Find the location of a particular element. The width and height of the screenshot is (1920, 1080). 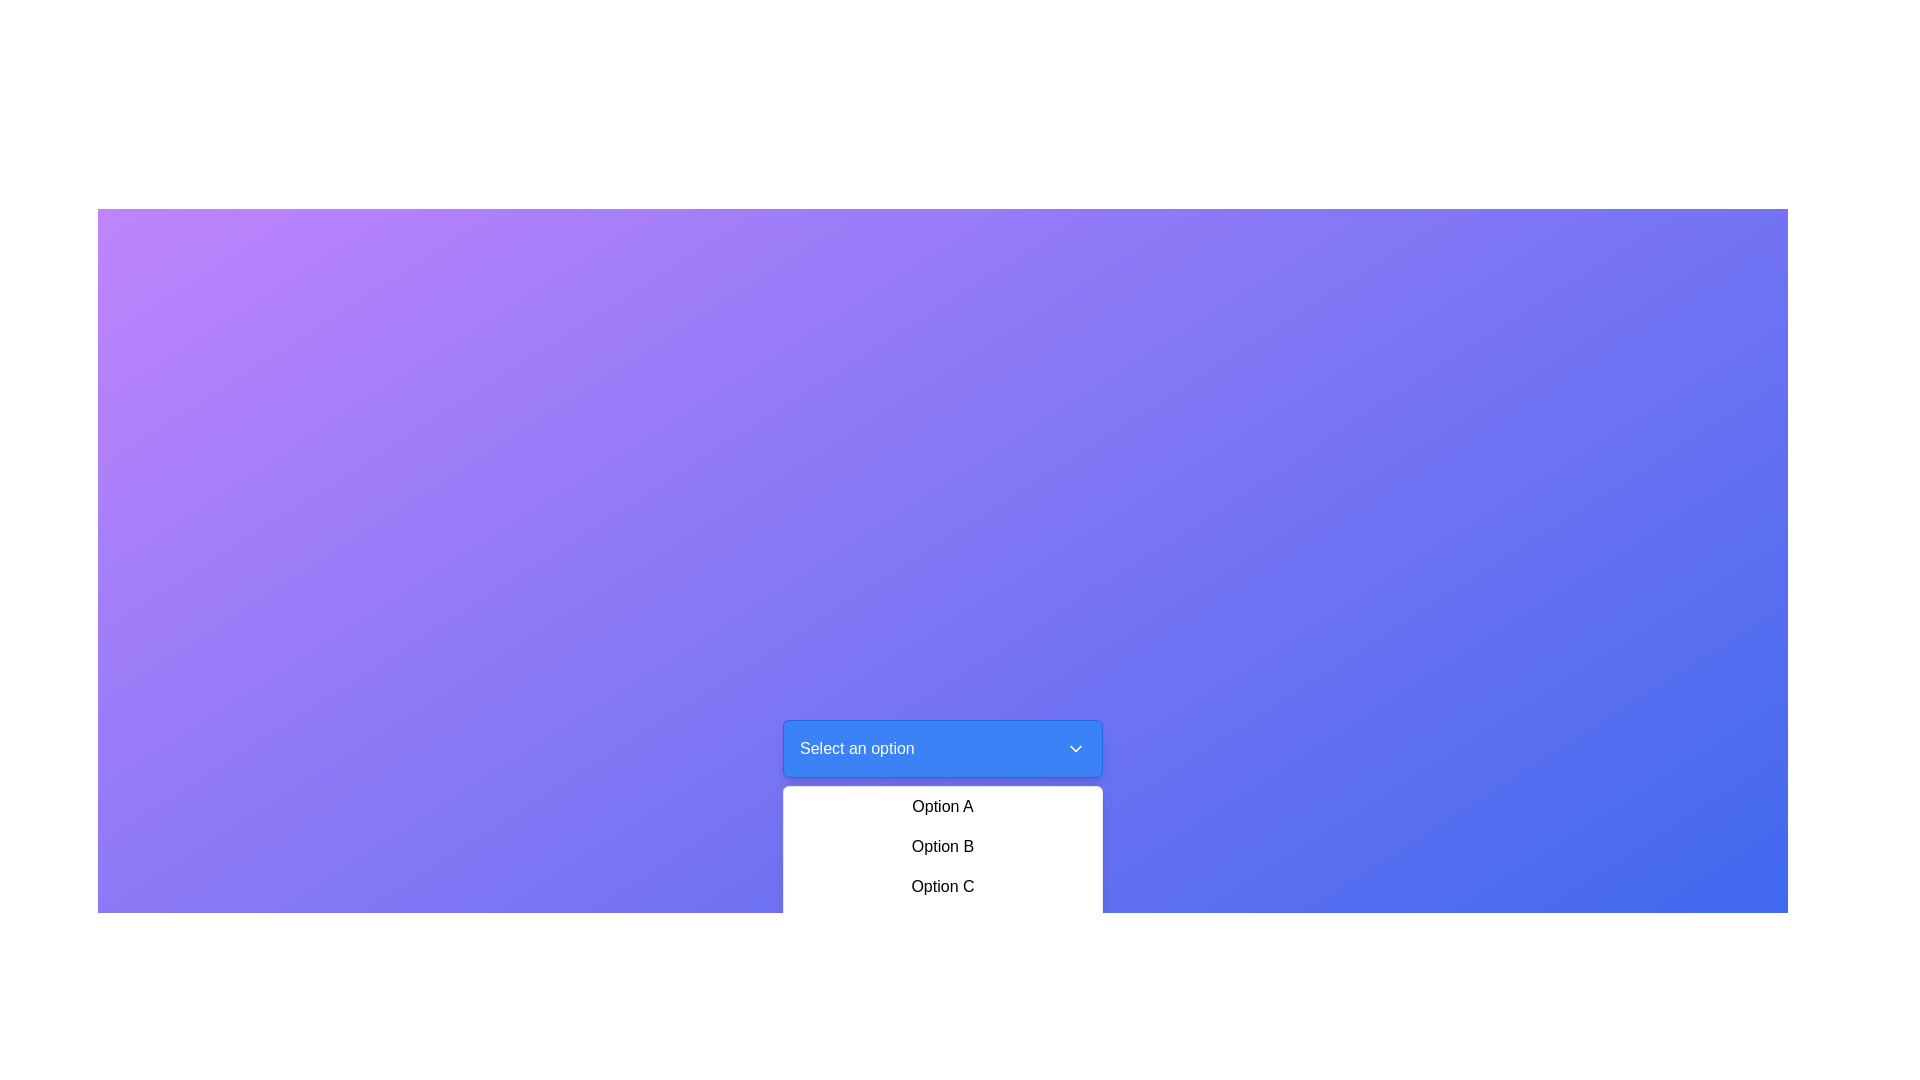

the dropdown menu labeled 'Select an option' with a blue background is located at coordinates (941, 748).